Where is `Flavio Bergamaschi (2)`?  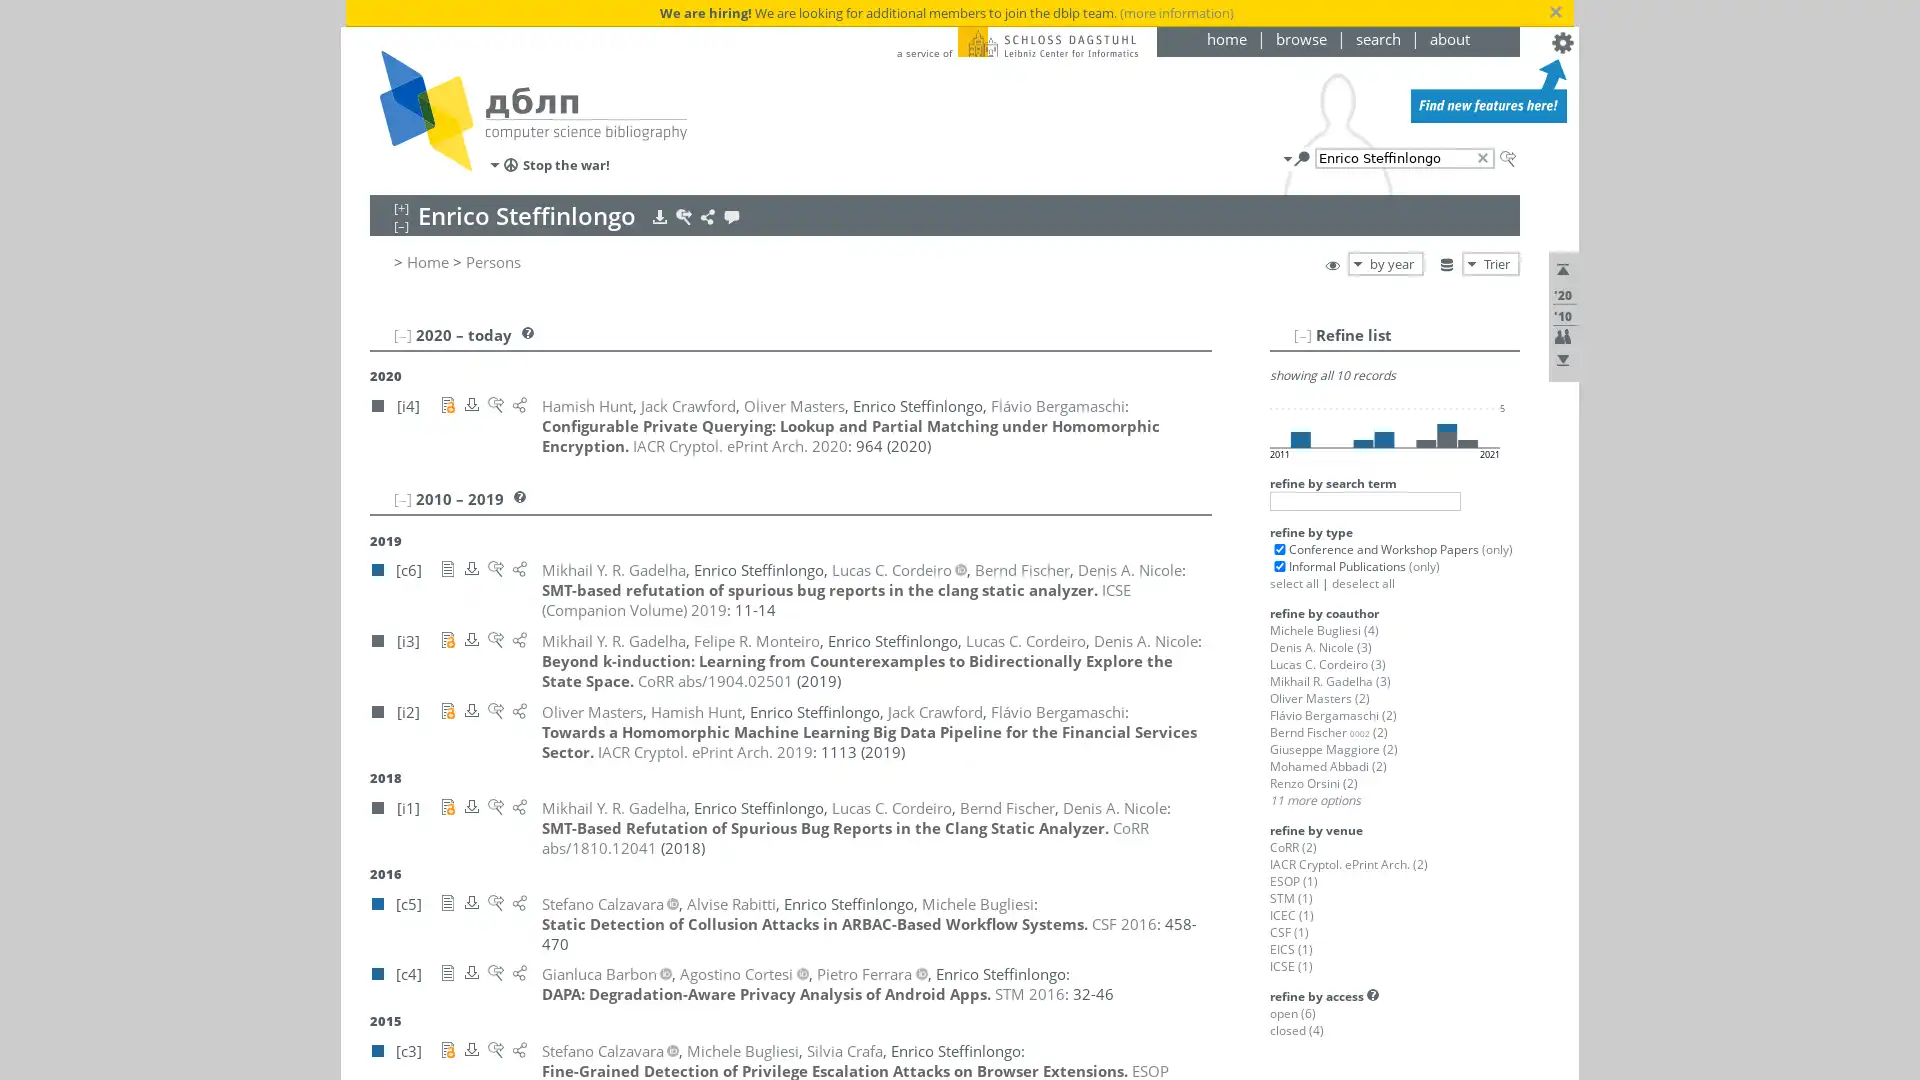
Flavio Bergamaschi (2) is located at coordinates (1333, 714).